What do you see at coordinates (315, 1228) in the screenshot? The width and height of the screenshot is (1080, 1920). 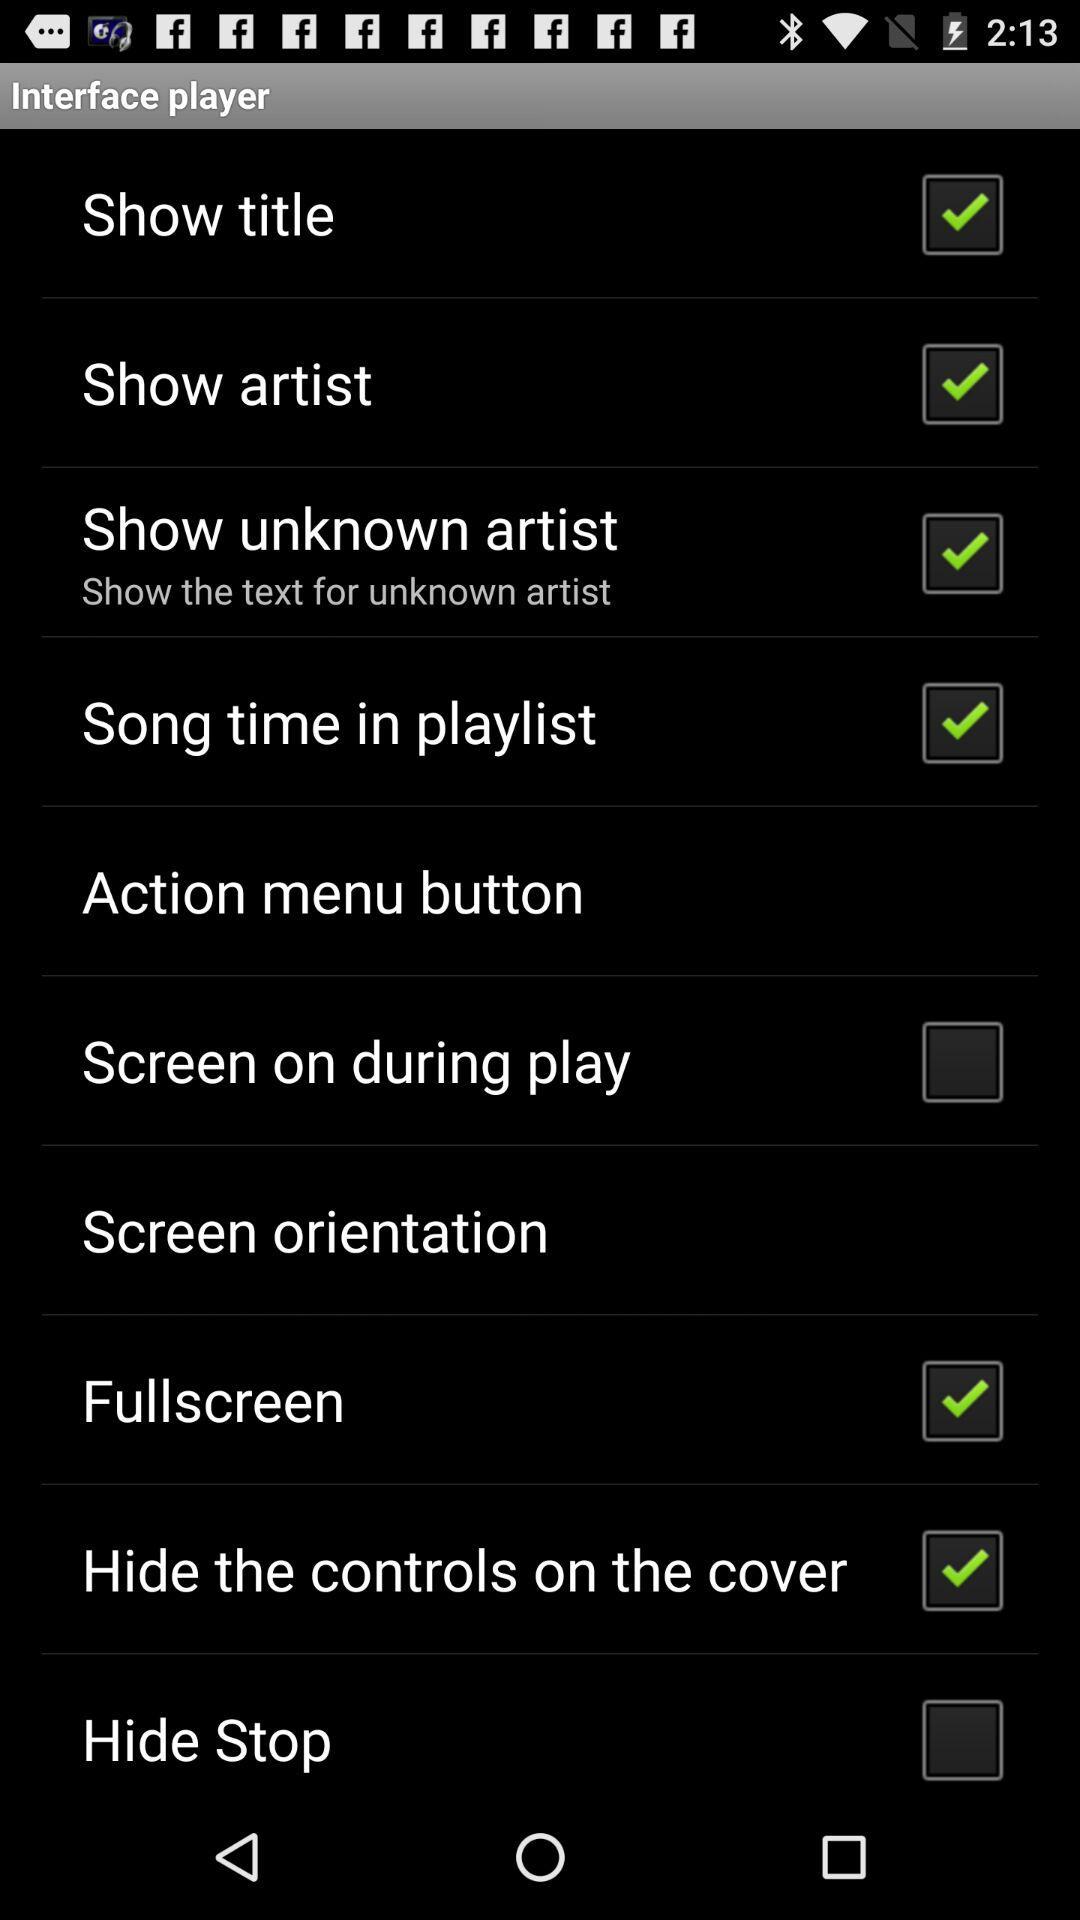 I see `screen orientation item` at bounding box center [315, 1228].